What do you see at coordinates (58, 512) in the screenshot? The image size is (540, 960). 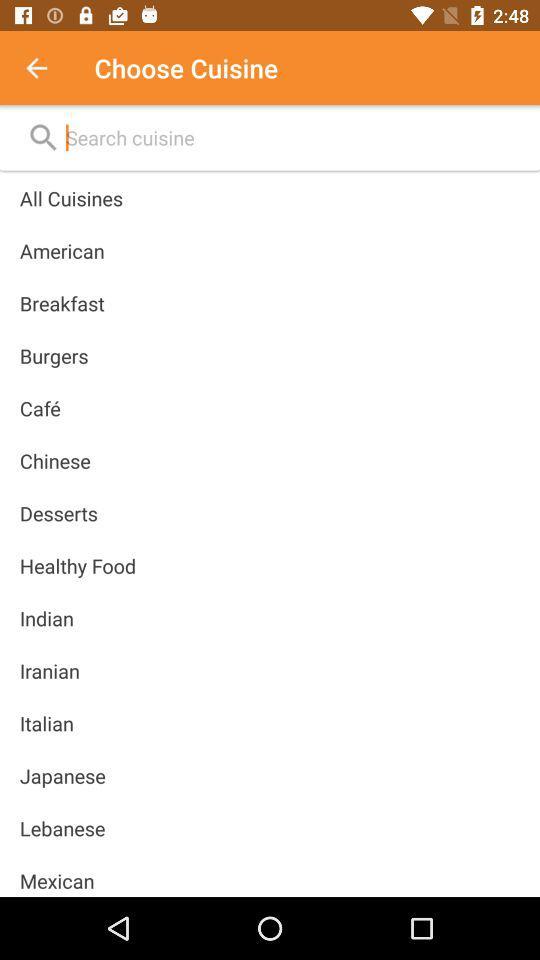 I see `desserts` at bounding box center [58, 512].